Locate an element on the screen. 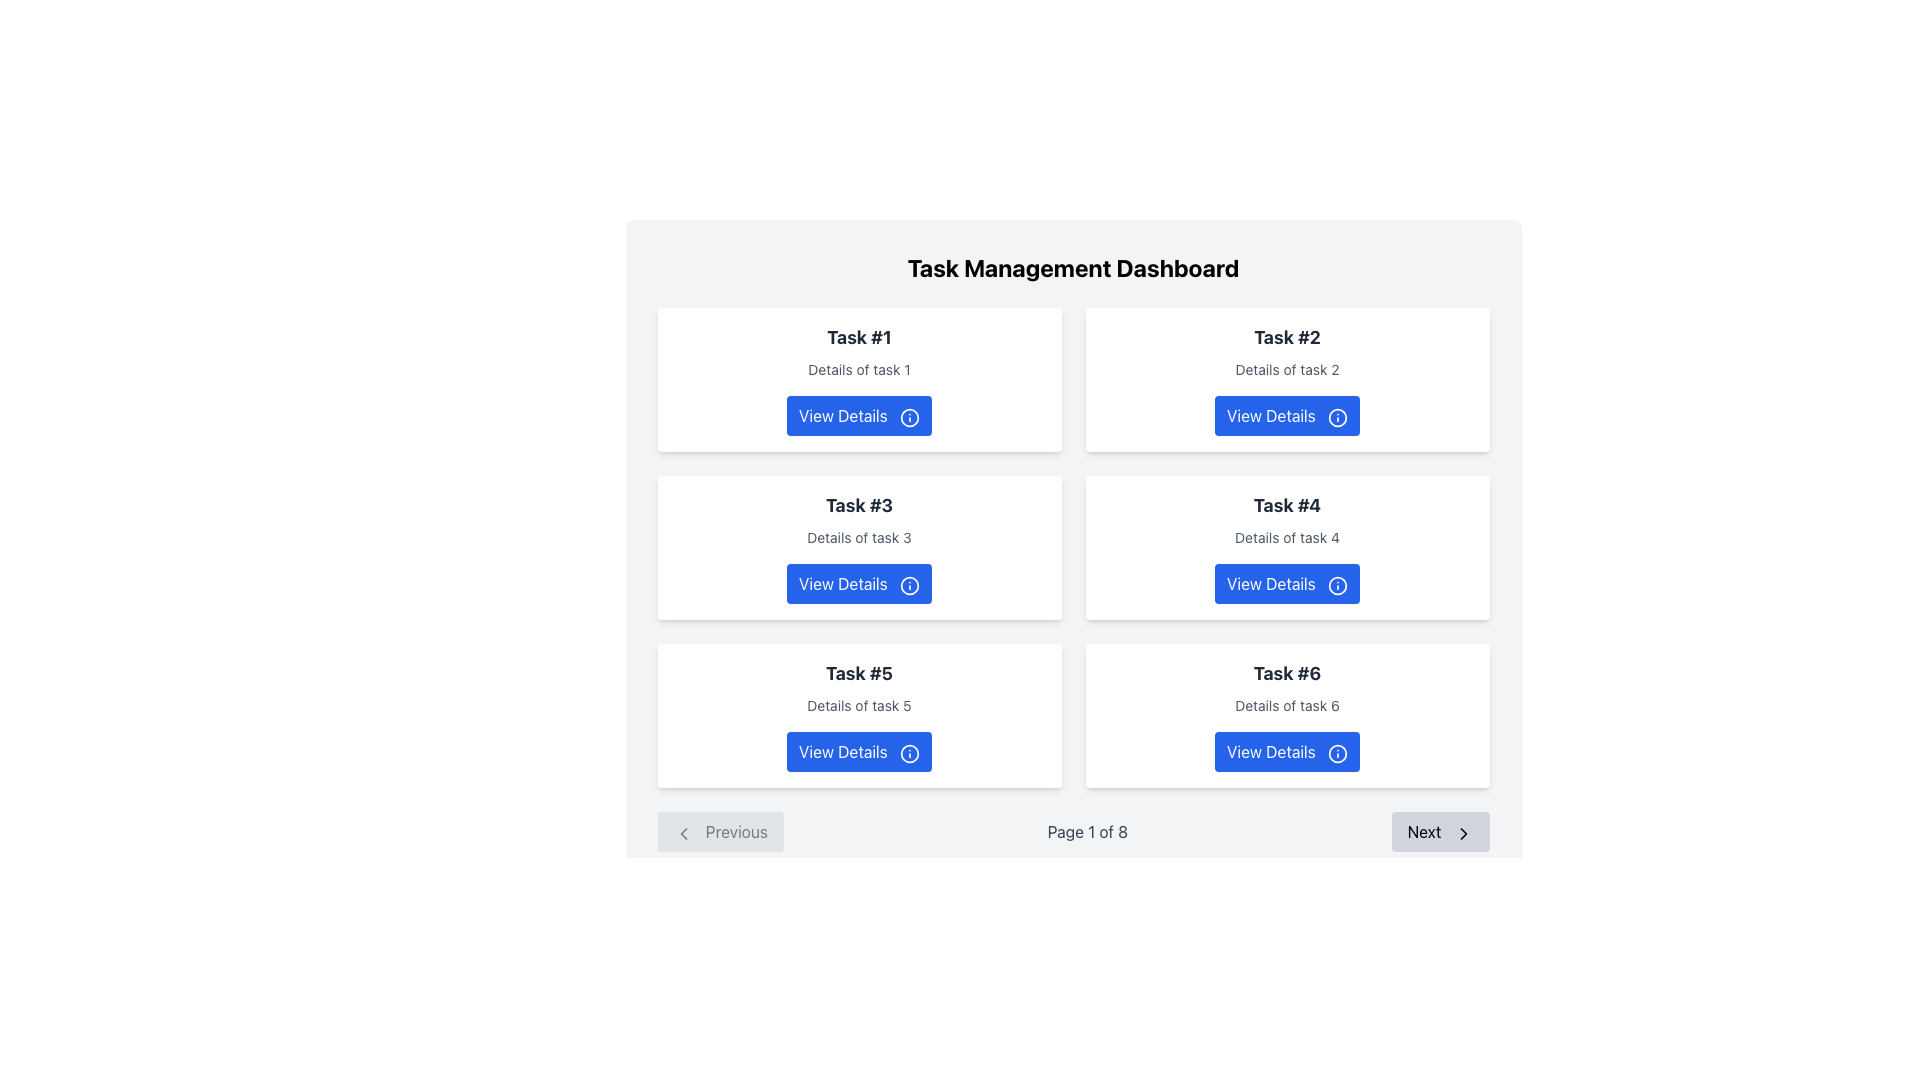 The height and width of the screenshot is (1080, 1920). text content of the Text header element located at the top-center of the task management dashboard is located at coordinates (1072, 266).